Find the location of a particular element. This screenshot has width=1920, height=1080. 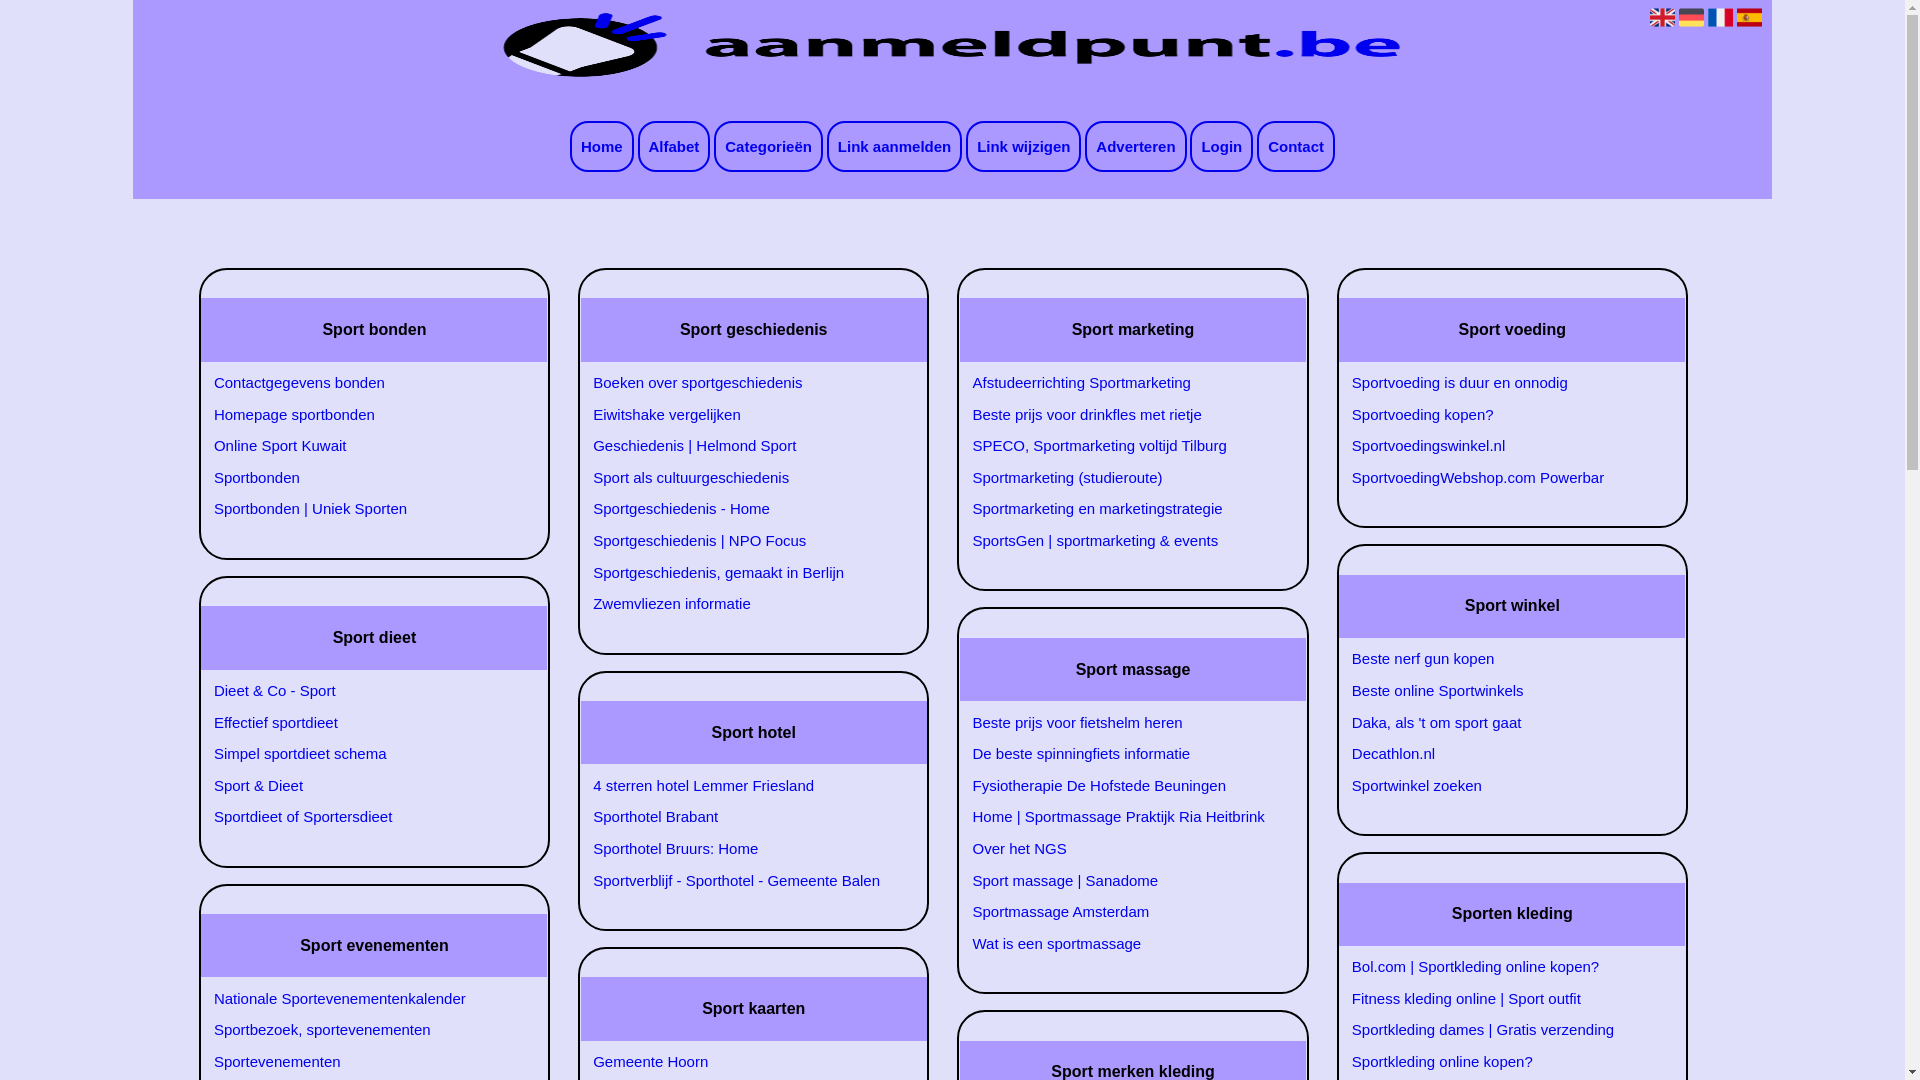

'Home' is located at coordinates (600, 145).